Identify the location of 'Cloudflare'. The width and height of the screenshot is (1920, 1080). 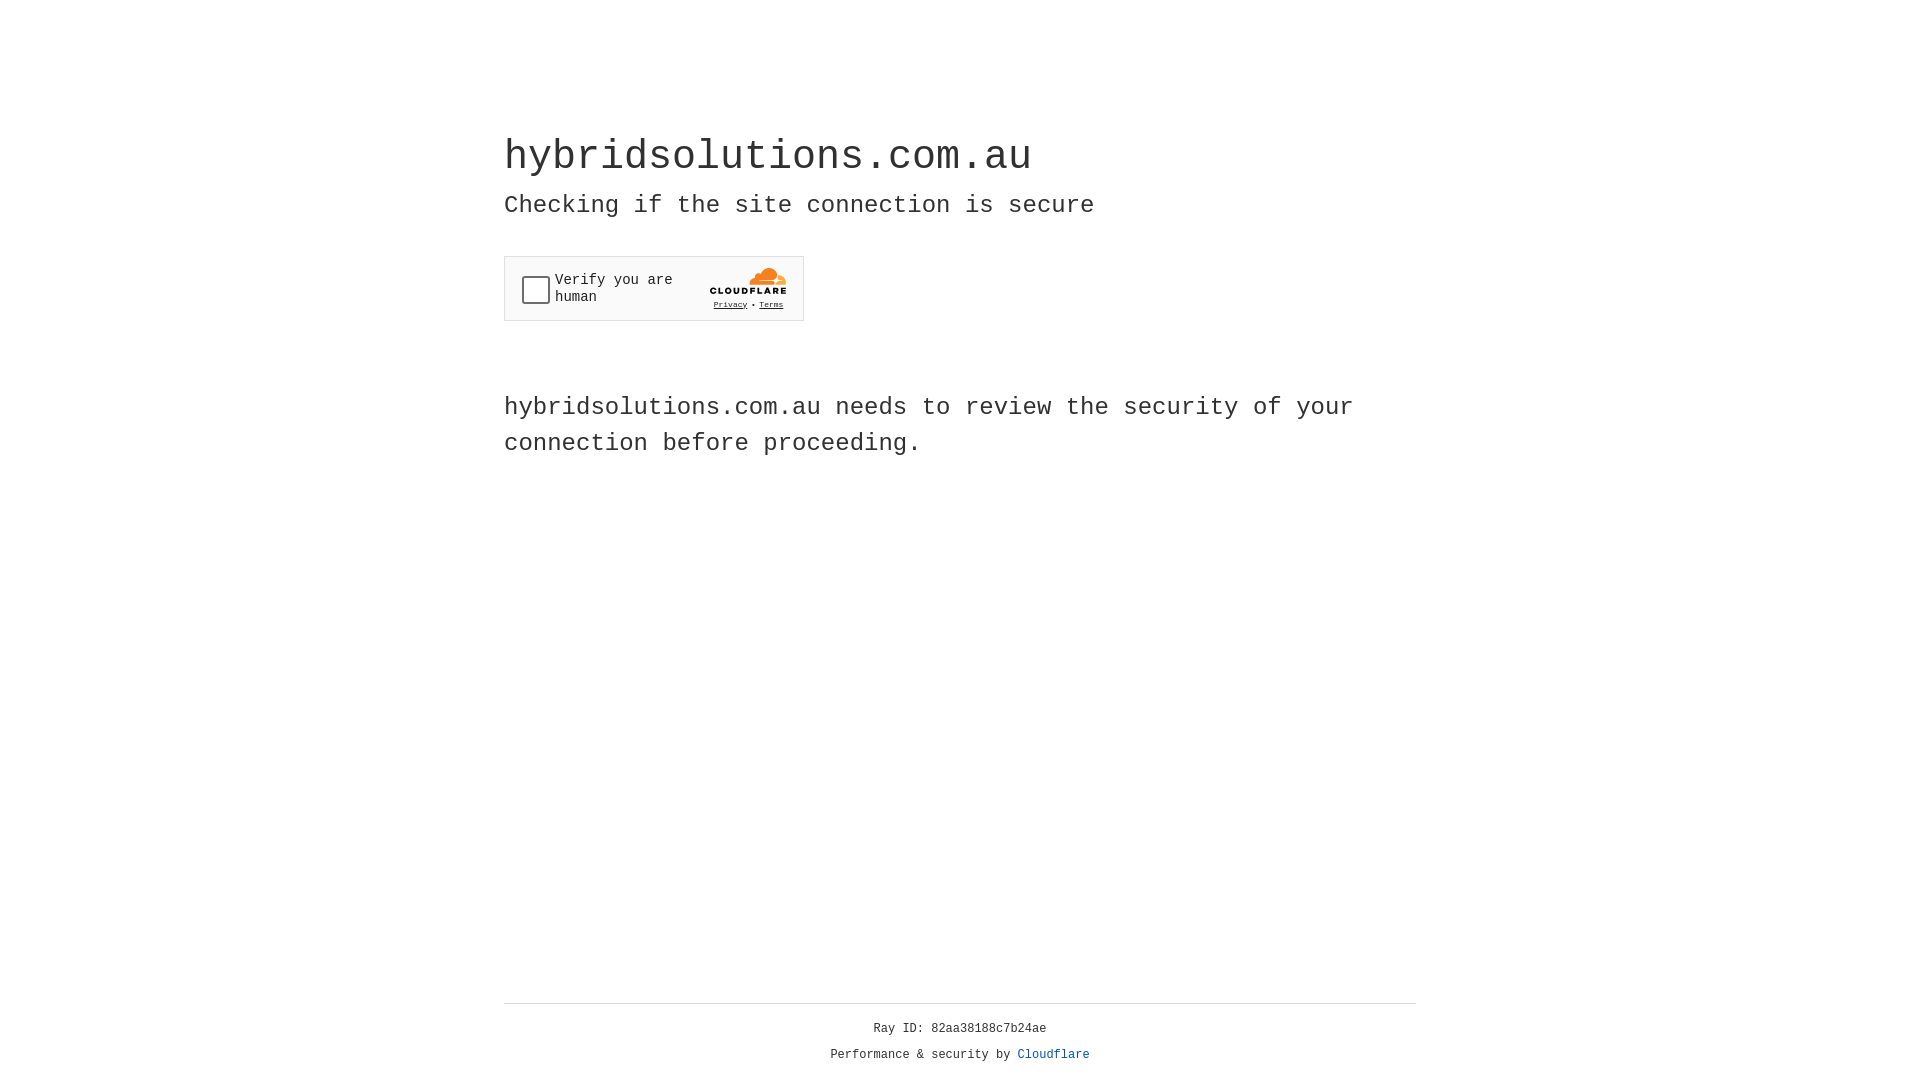
(1053, 1054).